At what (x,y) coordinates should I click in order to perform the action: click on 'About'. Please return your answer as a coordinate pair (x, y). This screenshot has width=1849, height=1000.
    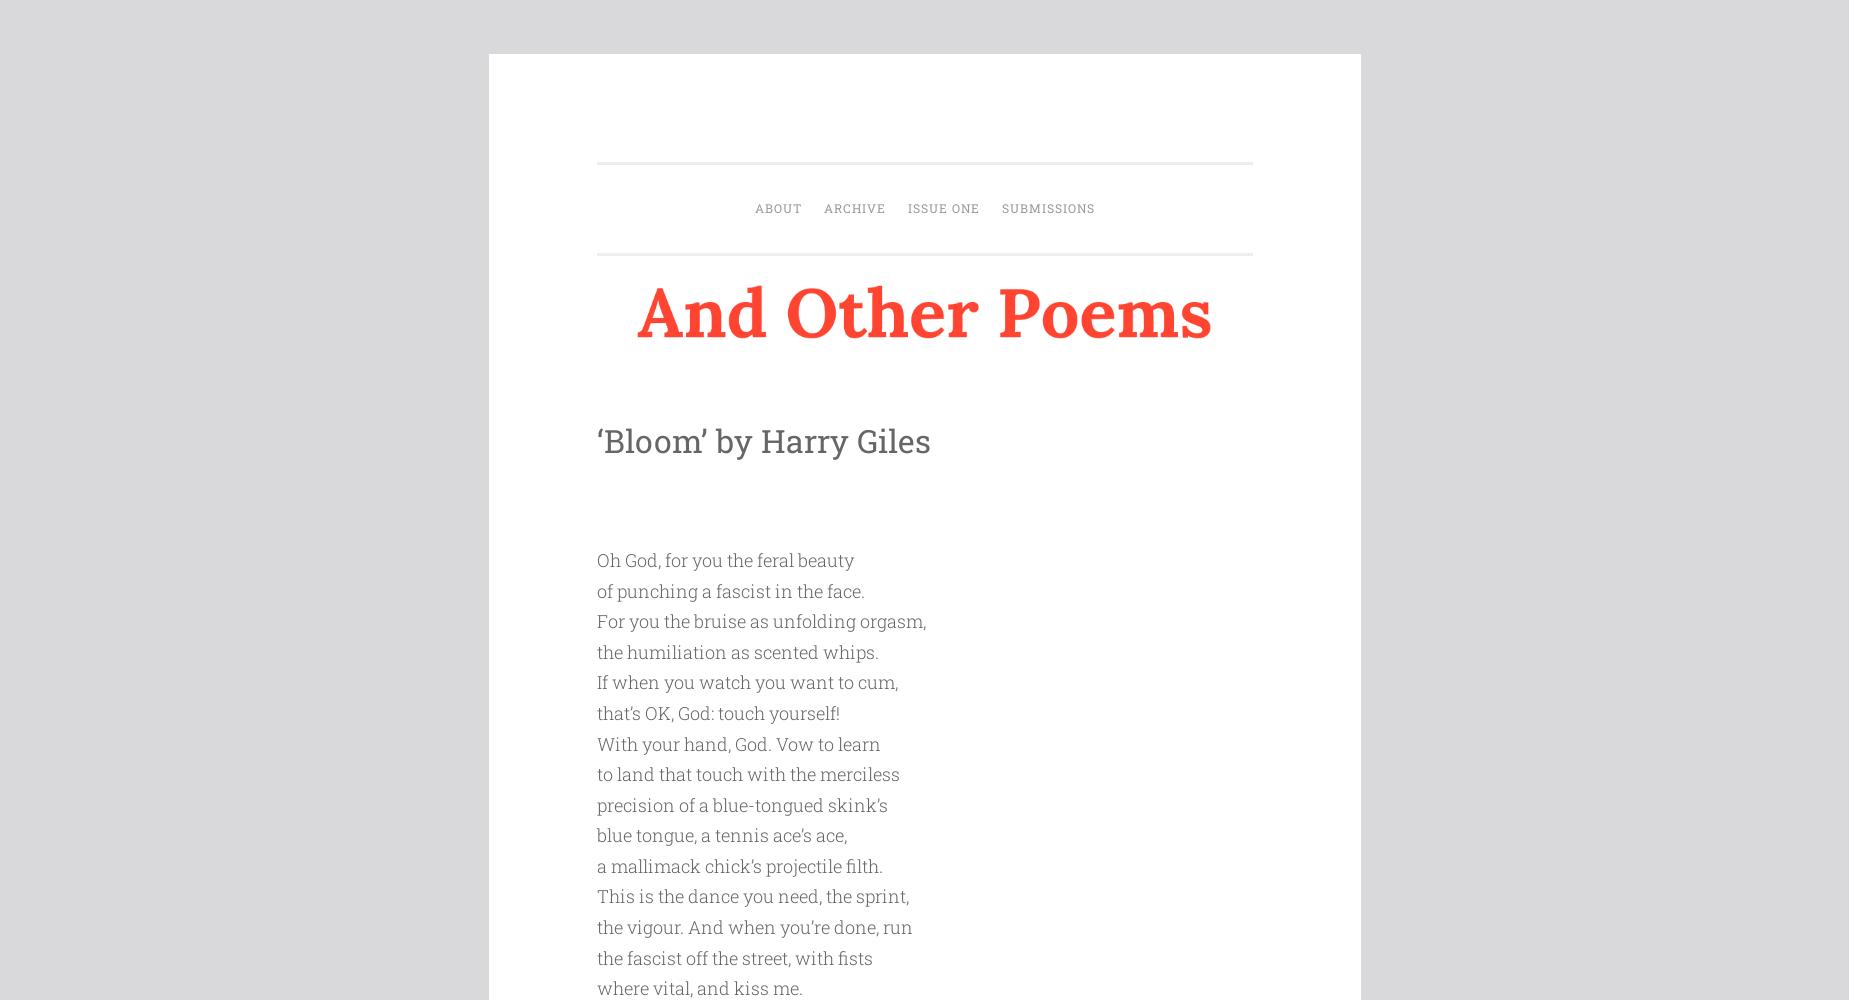
    Looking at the image, I should click on (753, 207).